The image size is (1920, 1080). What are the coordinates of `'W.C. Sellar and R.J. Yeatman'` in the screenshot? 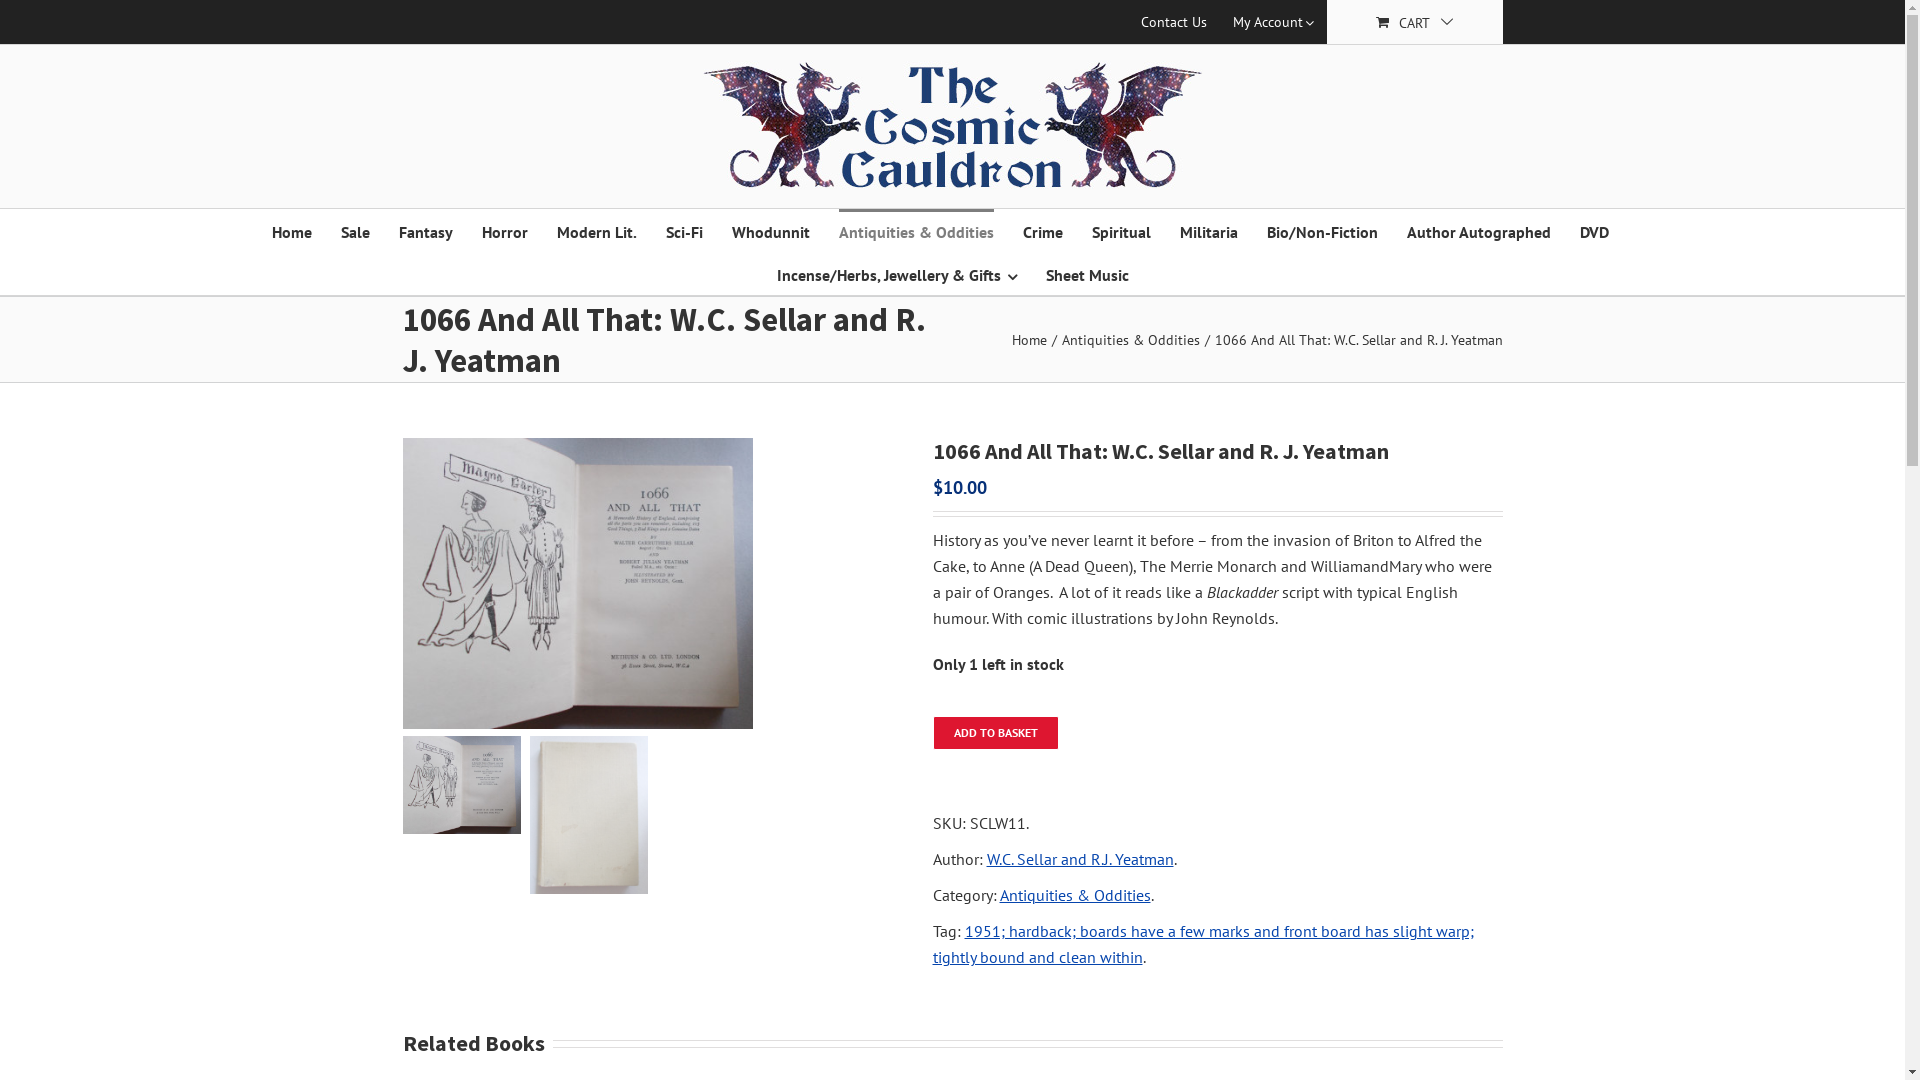 It's located at (1078, 858).